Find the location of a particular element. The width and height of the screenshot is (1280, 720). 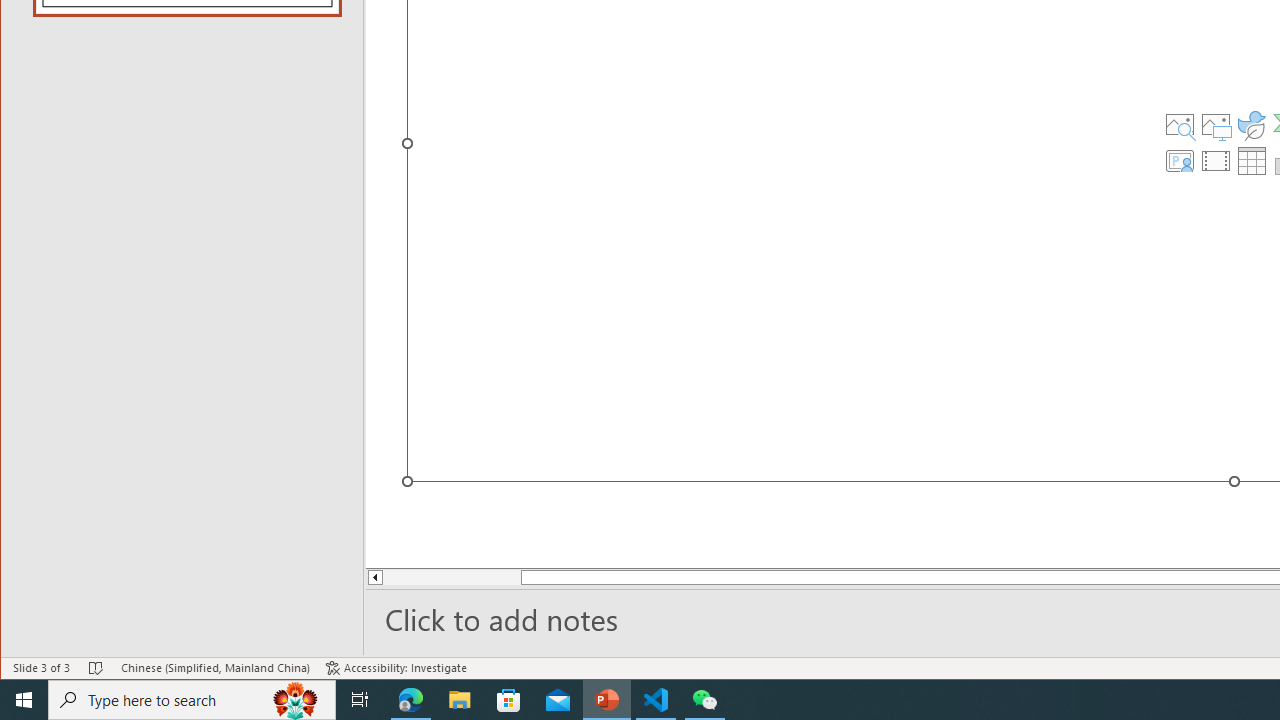

'Task View' is located at coordinates (359, 698).